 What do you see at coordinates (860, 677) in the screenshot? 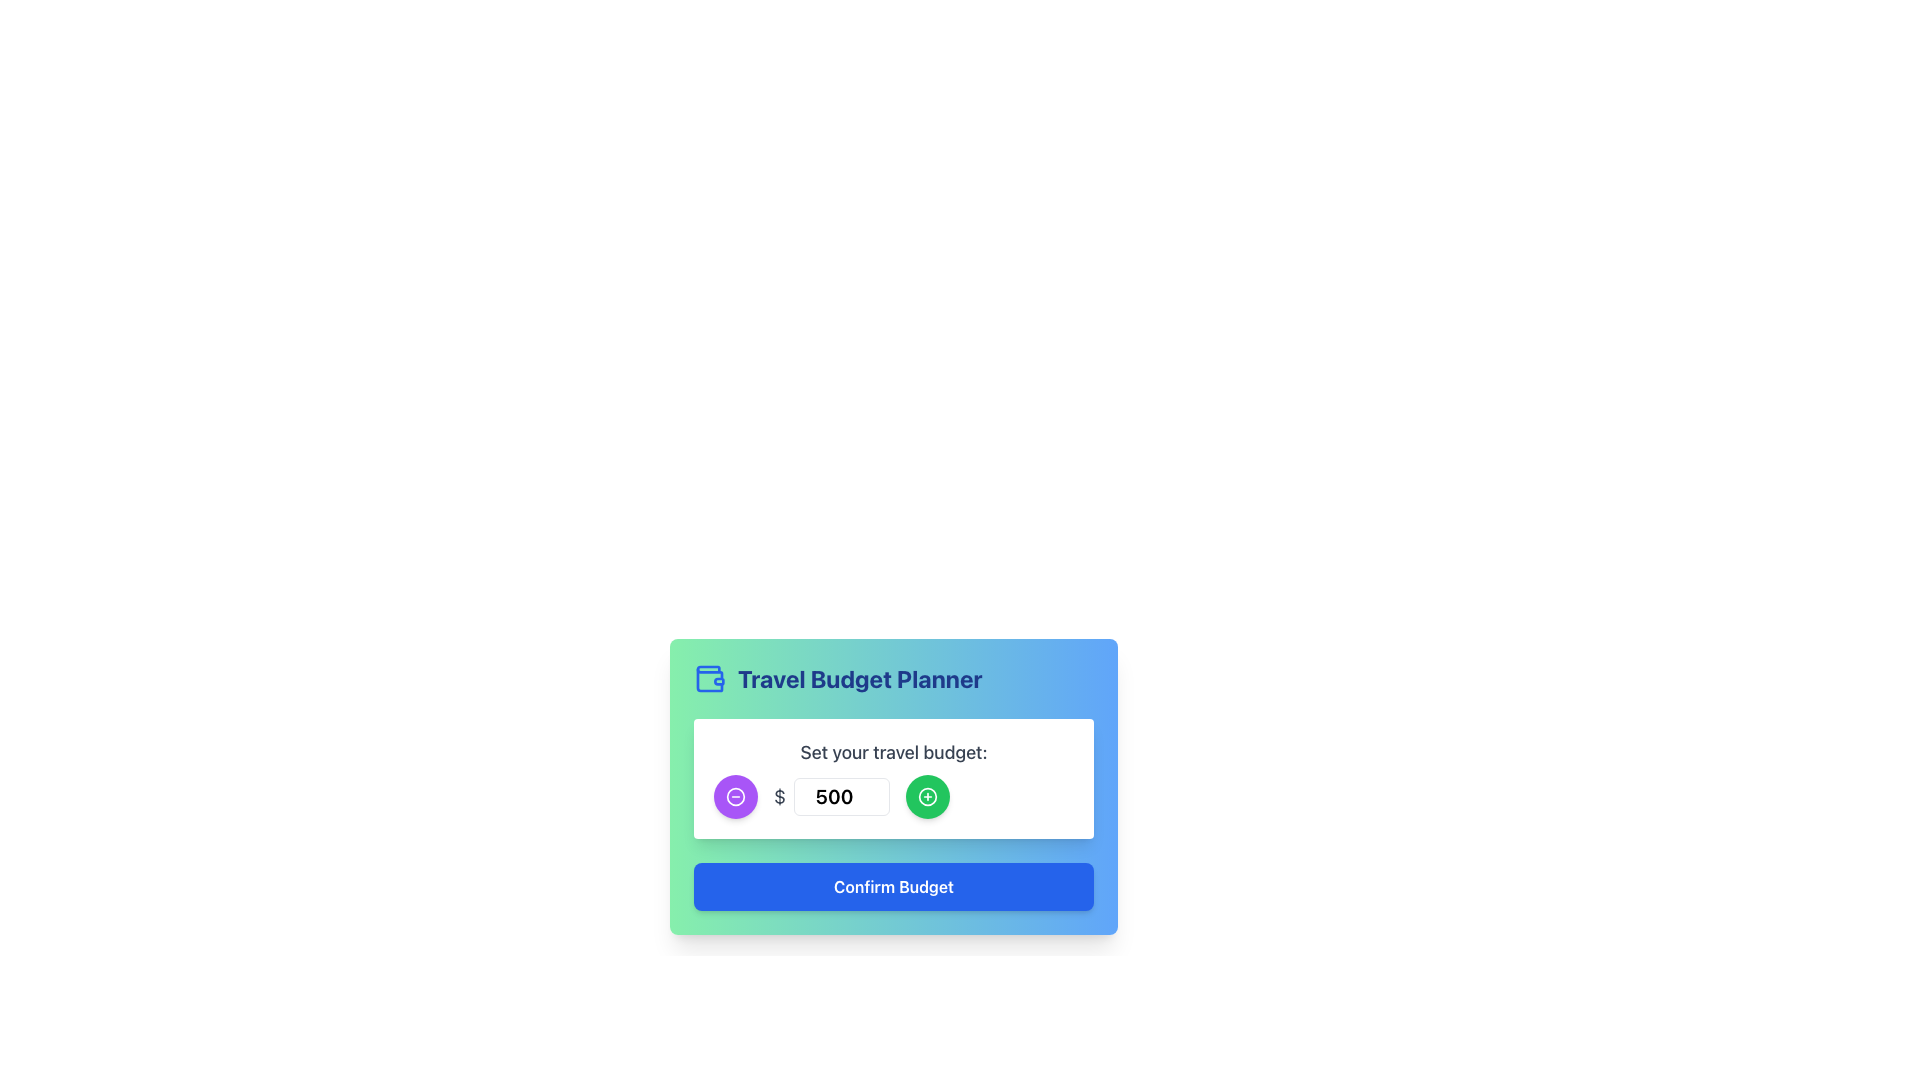
I see `the bold text label displaying 'Travel Budget Planner' which is centrally positioned near the upper area of the panel and styled in dark blue` at bounding box center [860, 677].